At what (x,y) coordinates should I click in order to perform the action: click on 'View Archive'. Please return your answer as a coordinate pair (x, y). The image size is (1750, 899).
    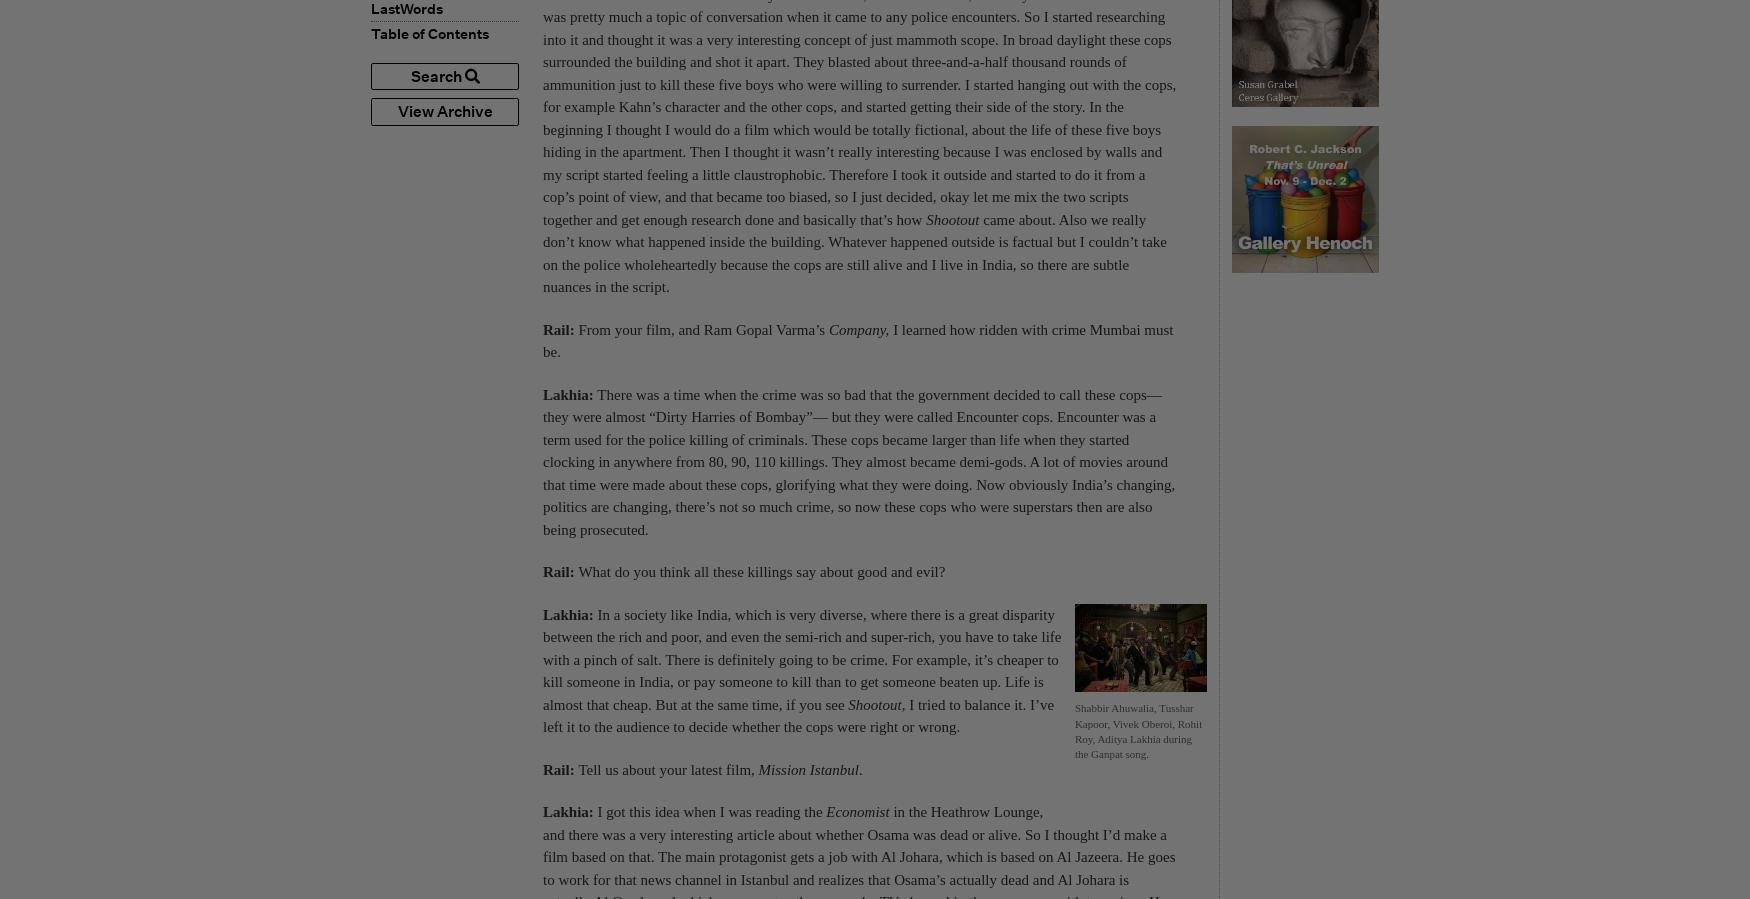
    Looking at the image, I should click on (396, 110).